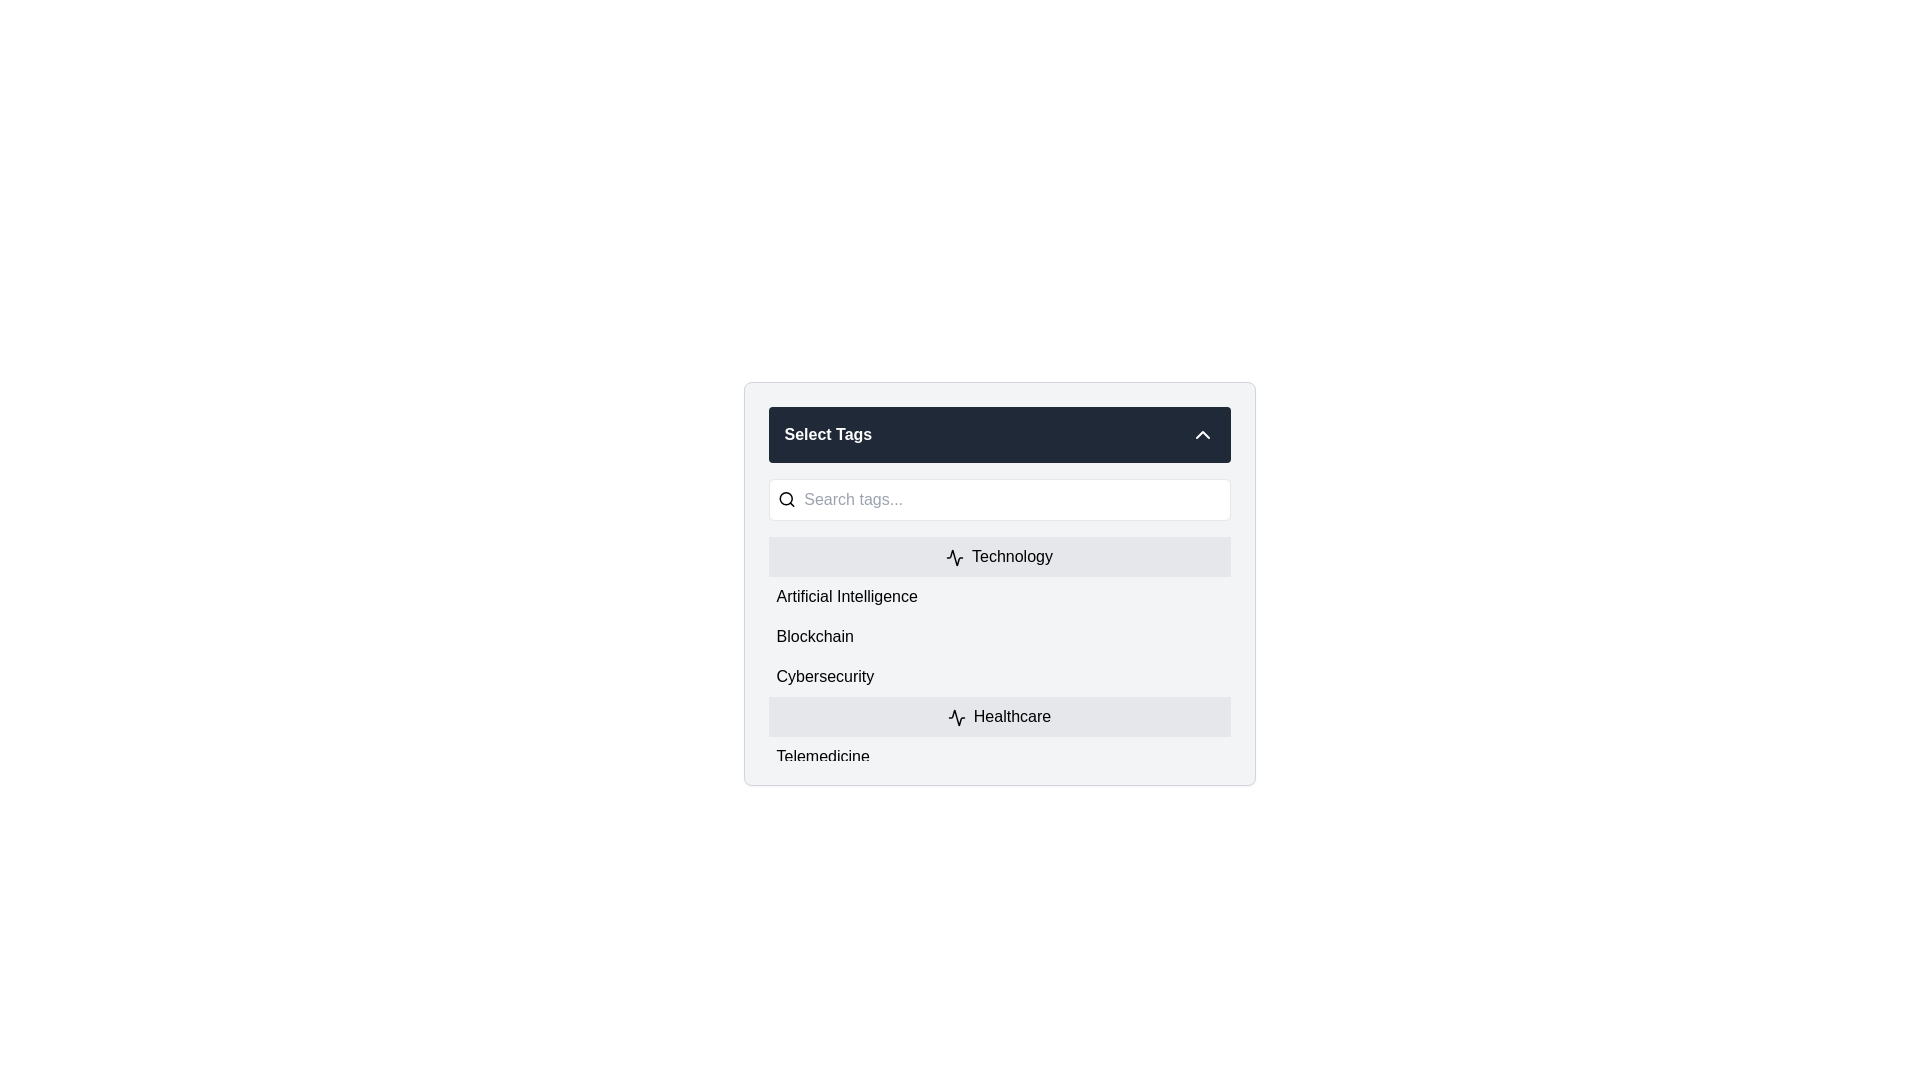  Describe the element at coordinates (955, 716) in the screenshot. I see `the 'Healthcare' icon, which is positioned to the left of the text 'Healthcare'` at that location.